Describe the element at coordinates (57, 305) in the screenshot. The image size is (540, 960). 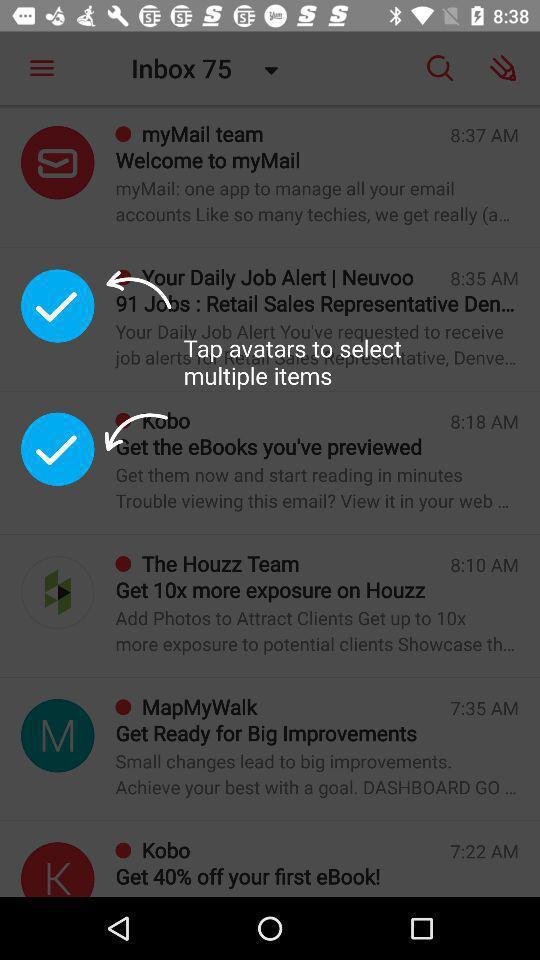
I see `the check icon` at that location.